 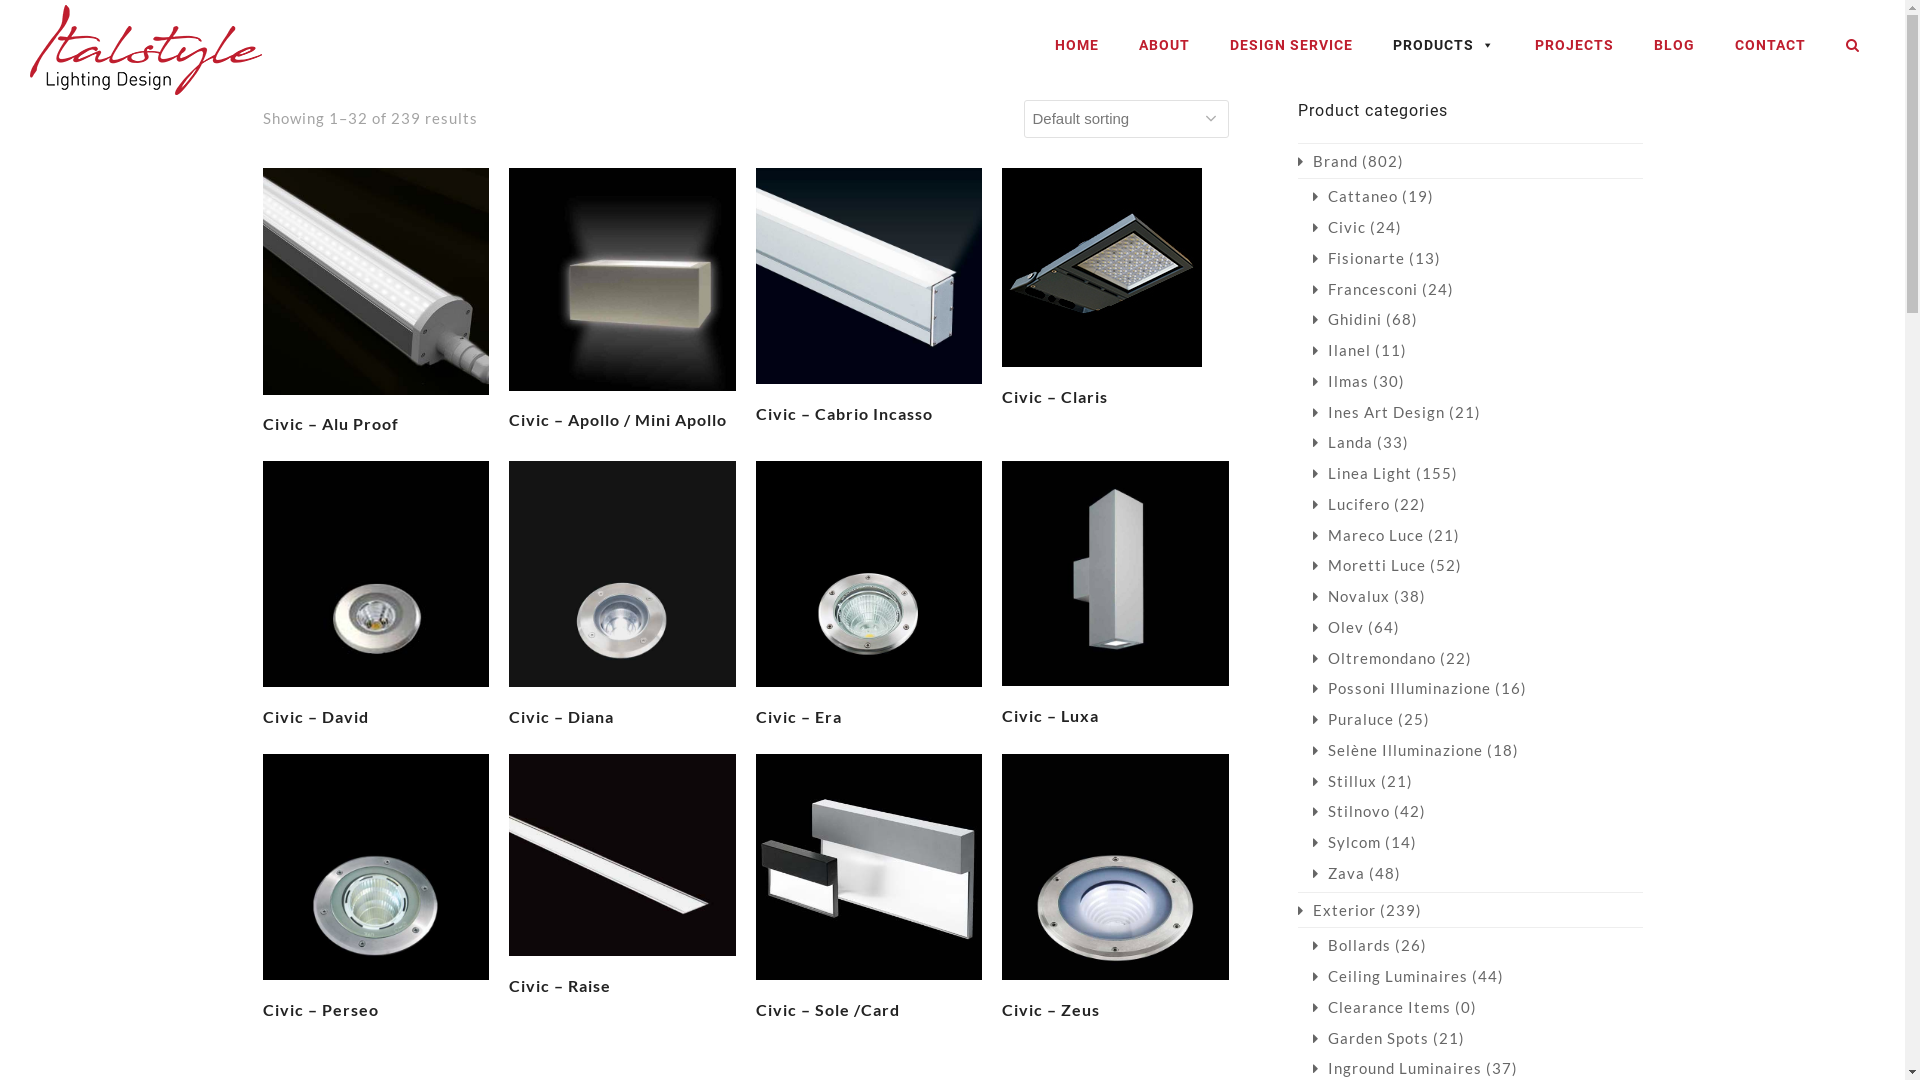 What do you see at coordinates (1344, 779) in the screenshot?
I see `'Stillux'` at bounding box center [1344, 779].